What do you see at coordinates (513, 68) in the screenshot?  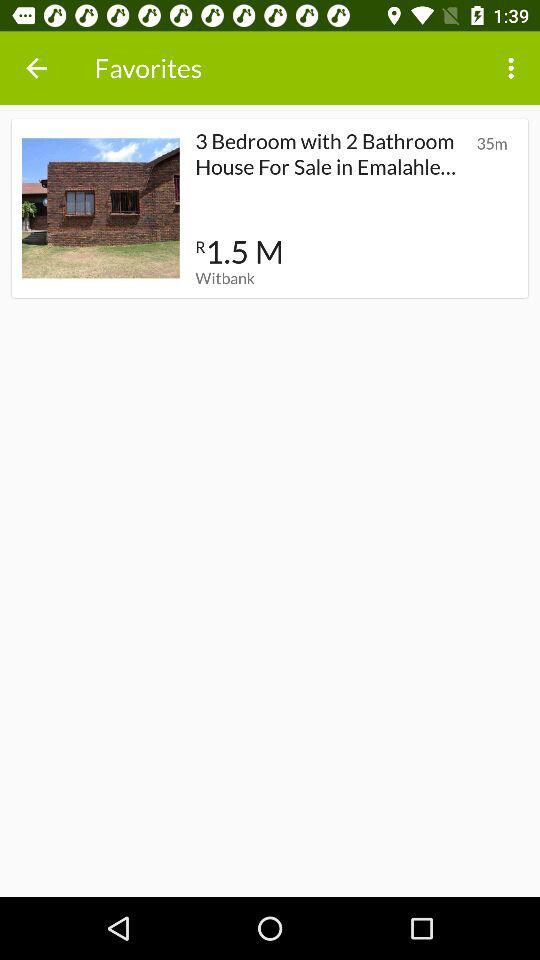 I see `the item above 35m` at bounding box center [513, 68].